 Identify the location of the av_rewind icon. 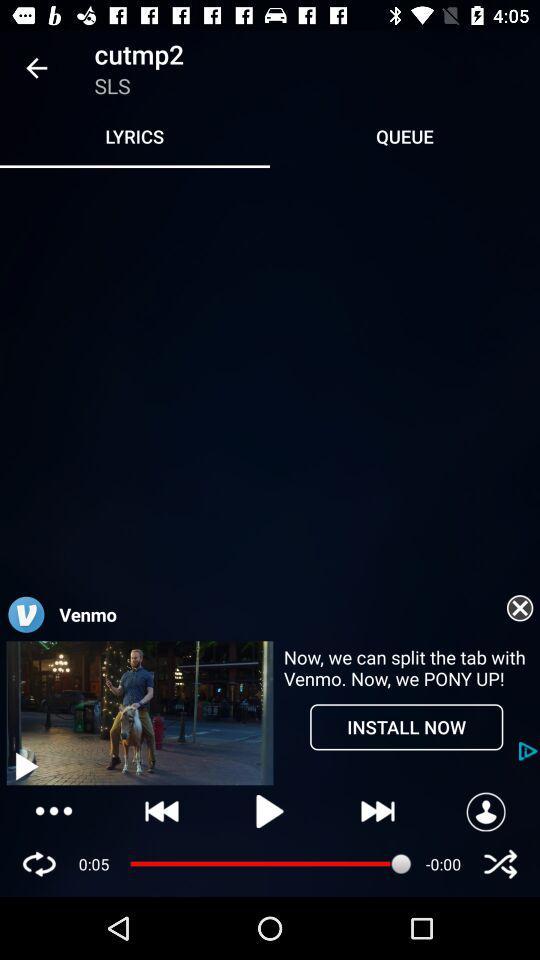
(161, 811).